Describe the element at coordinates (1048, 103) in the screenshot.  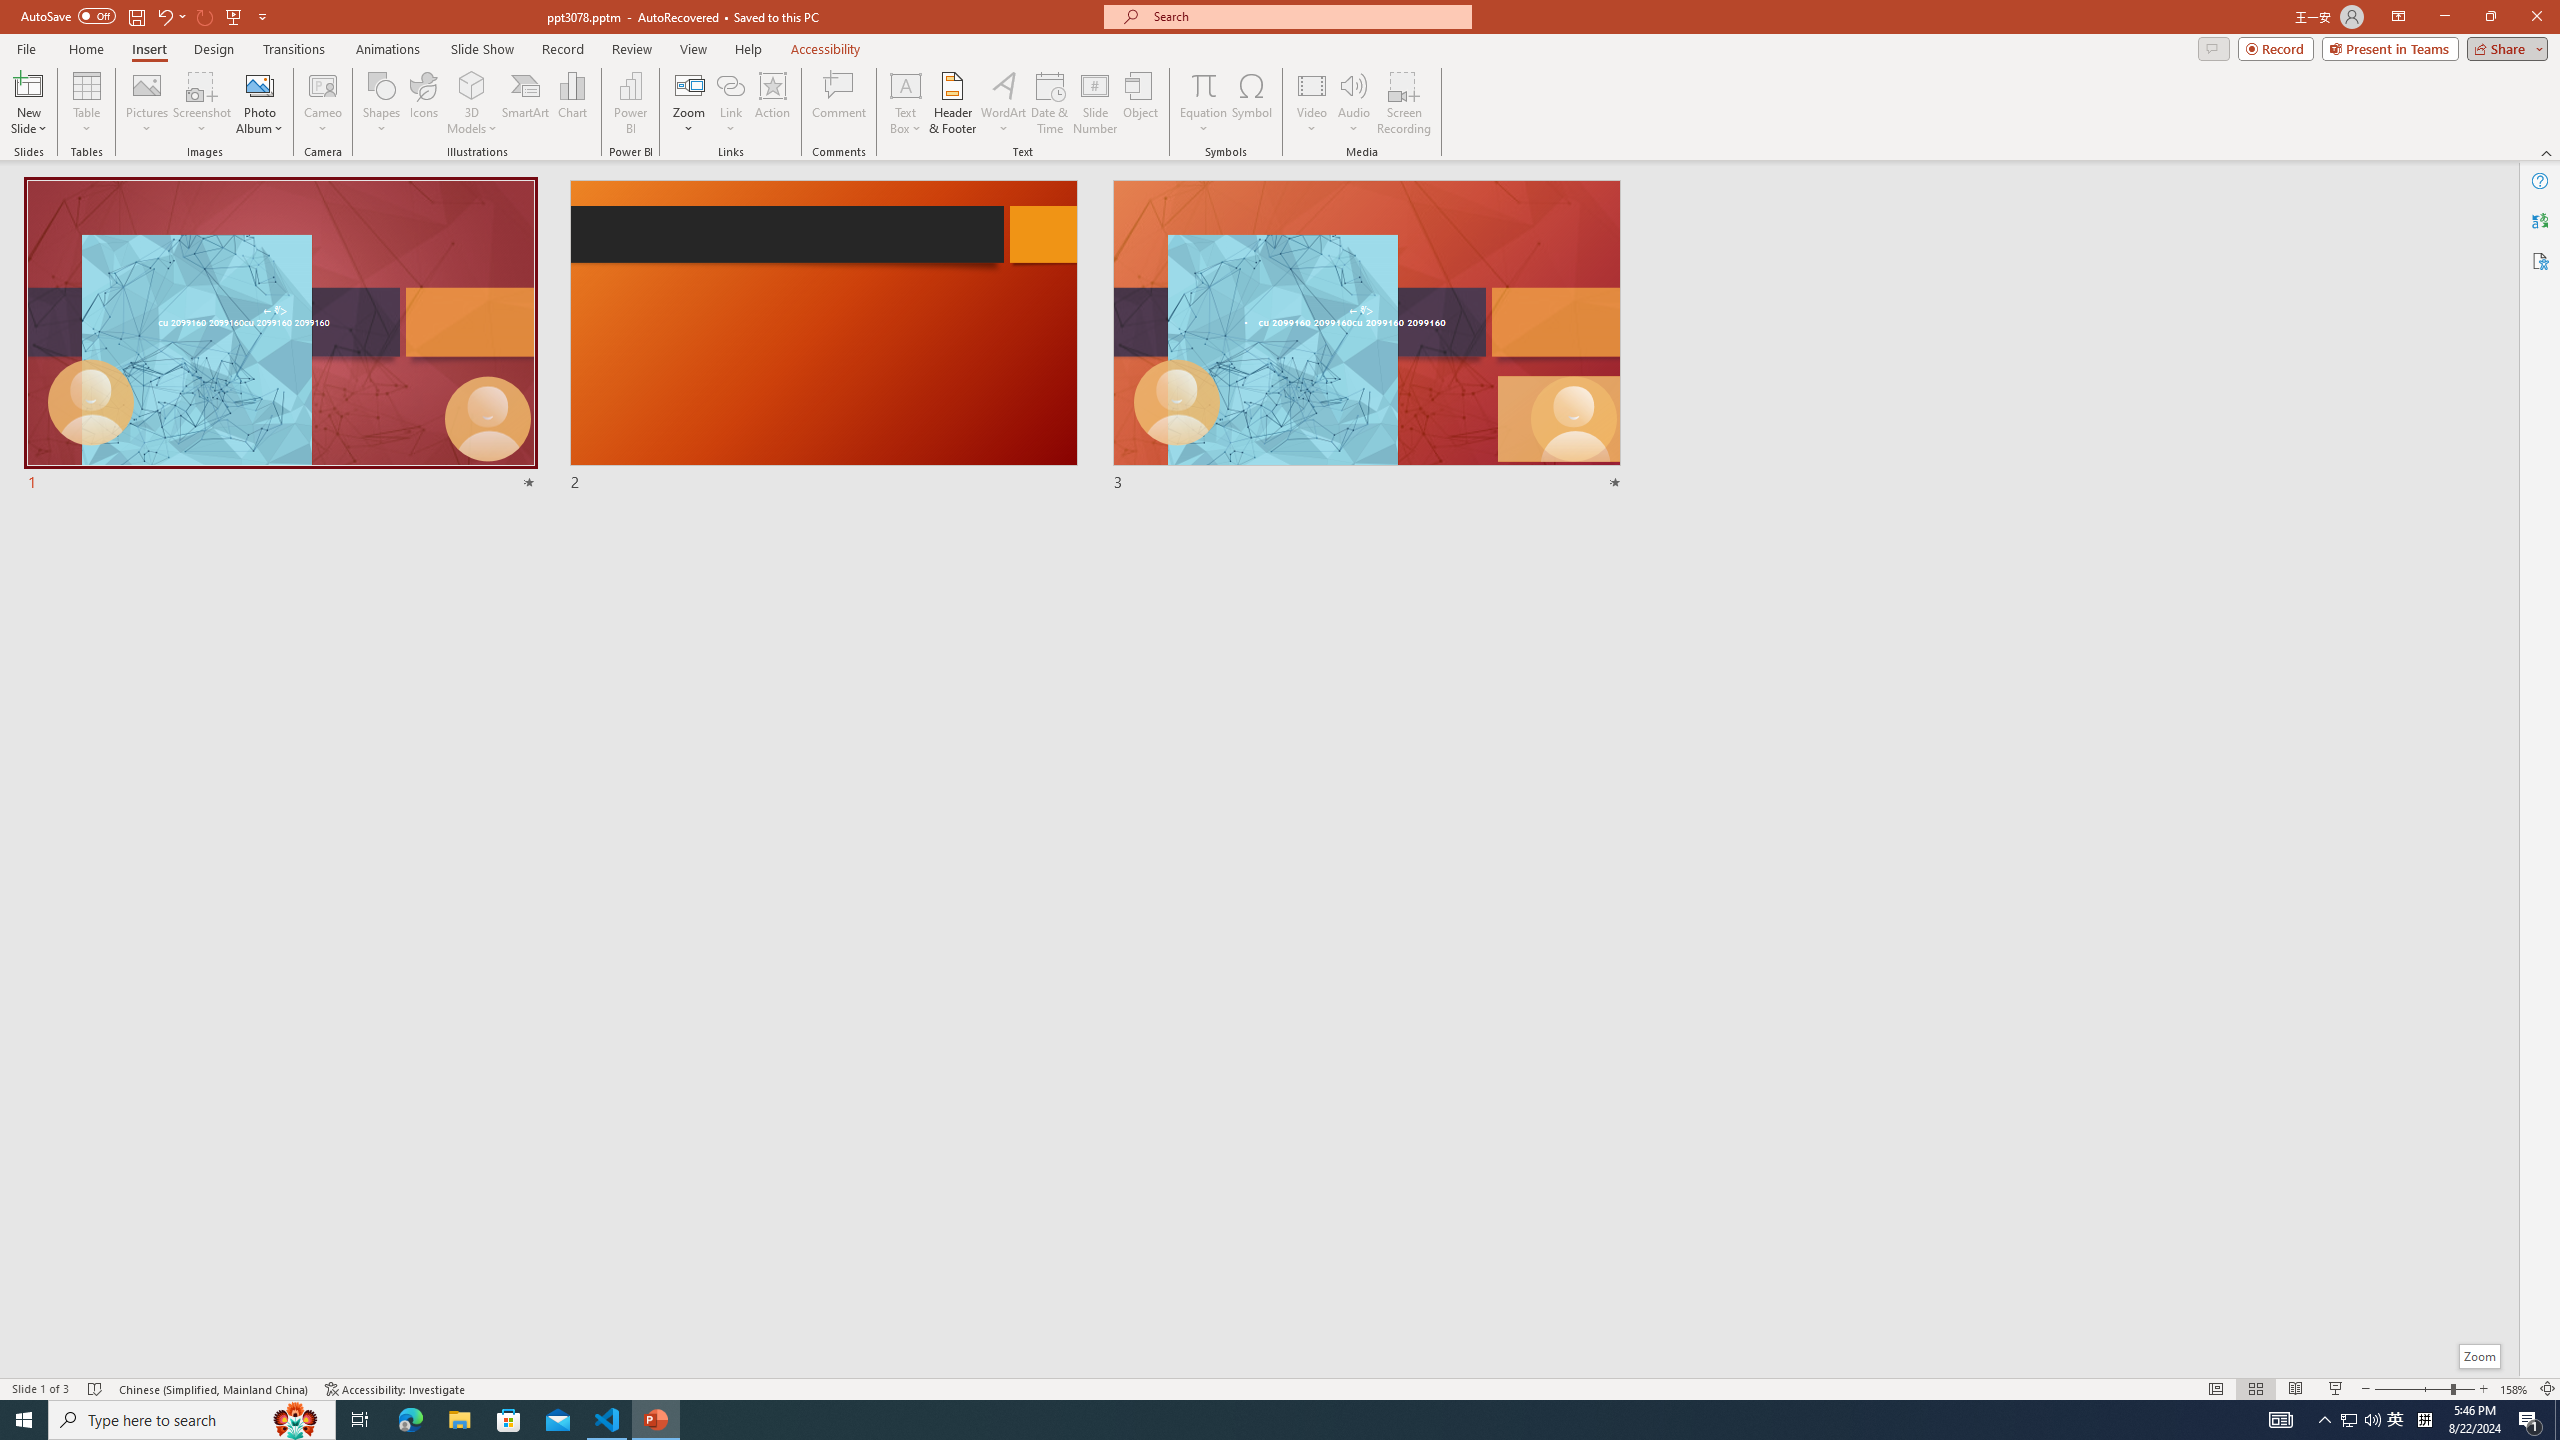
I see `'Date & Time...'` at that location.